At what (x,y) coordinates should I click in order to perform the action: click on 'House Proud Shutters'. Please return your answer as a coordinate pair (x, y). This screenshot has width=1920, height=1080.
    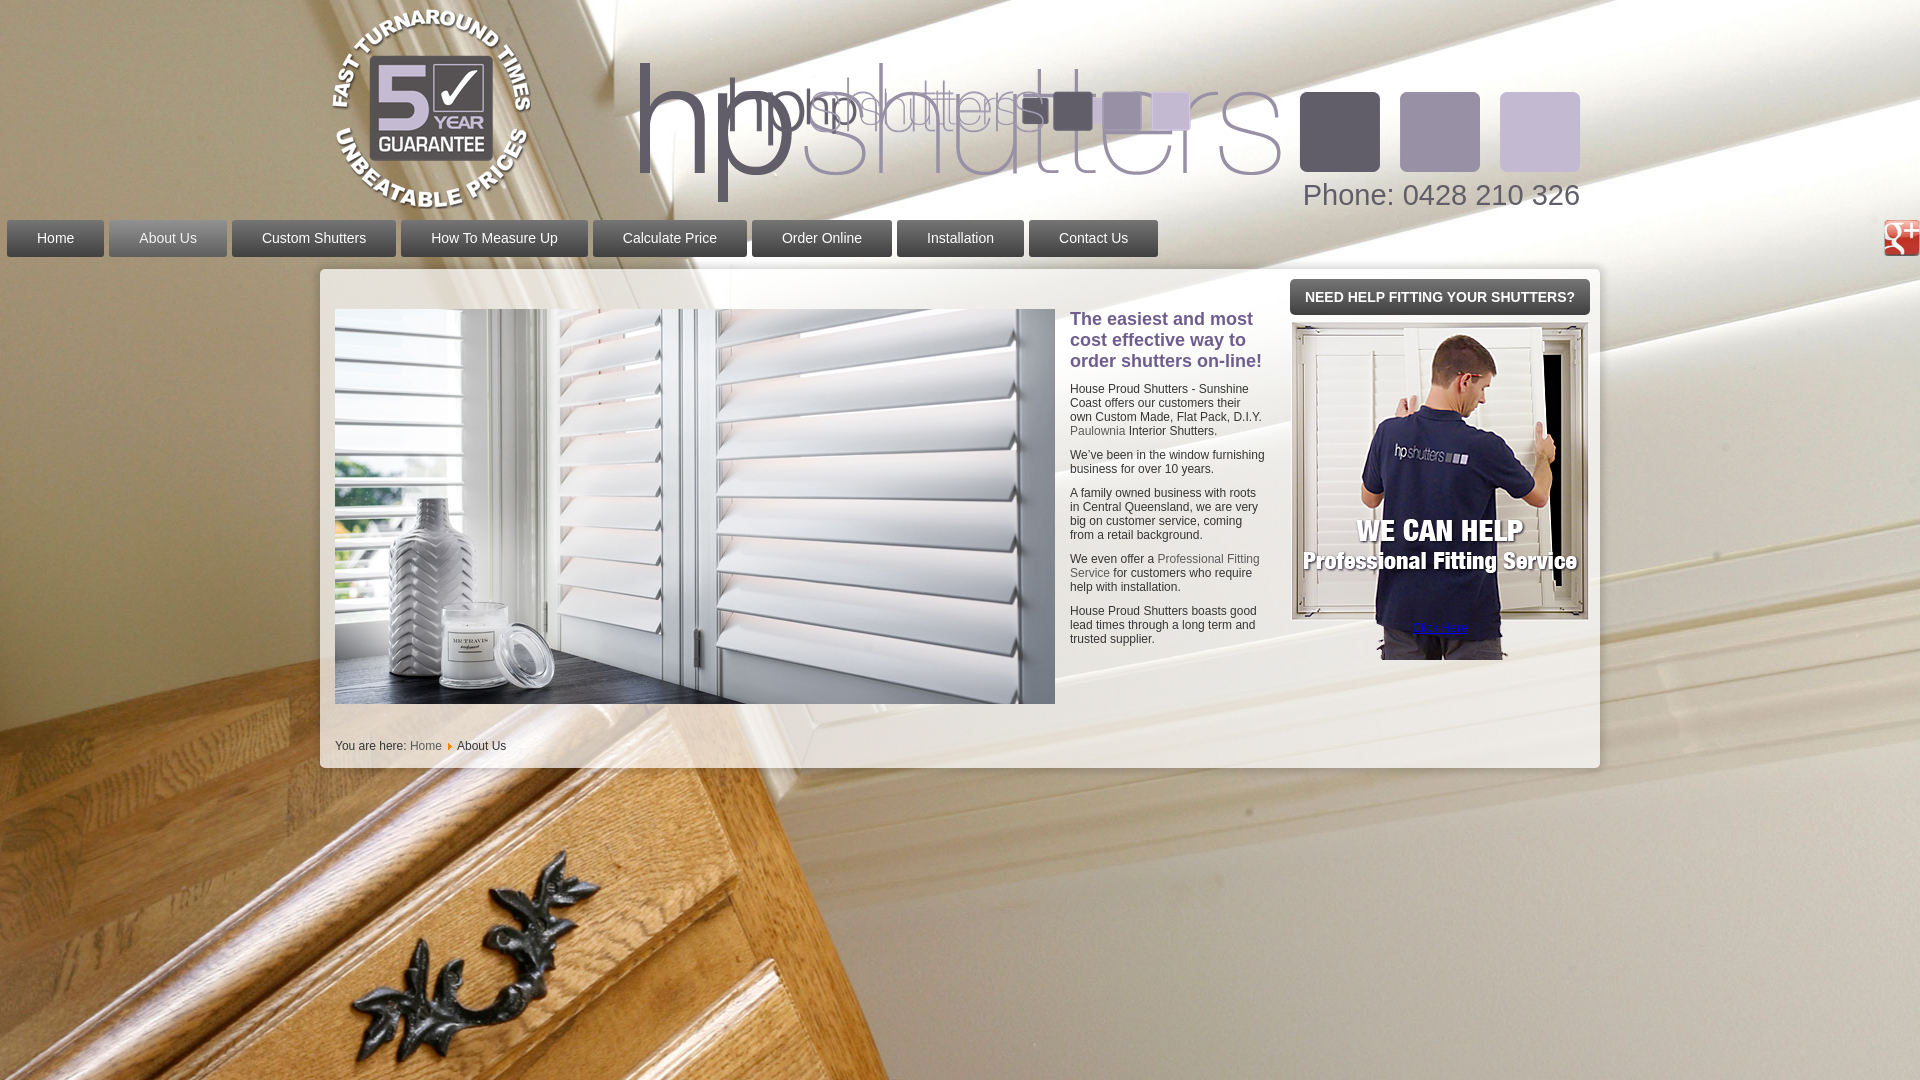
    Looking at the image, I should click on (575, 46).